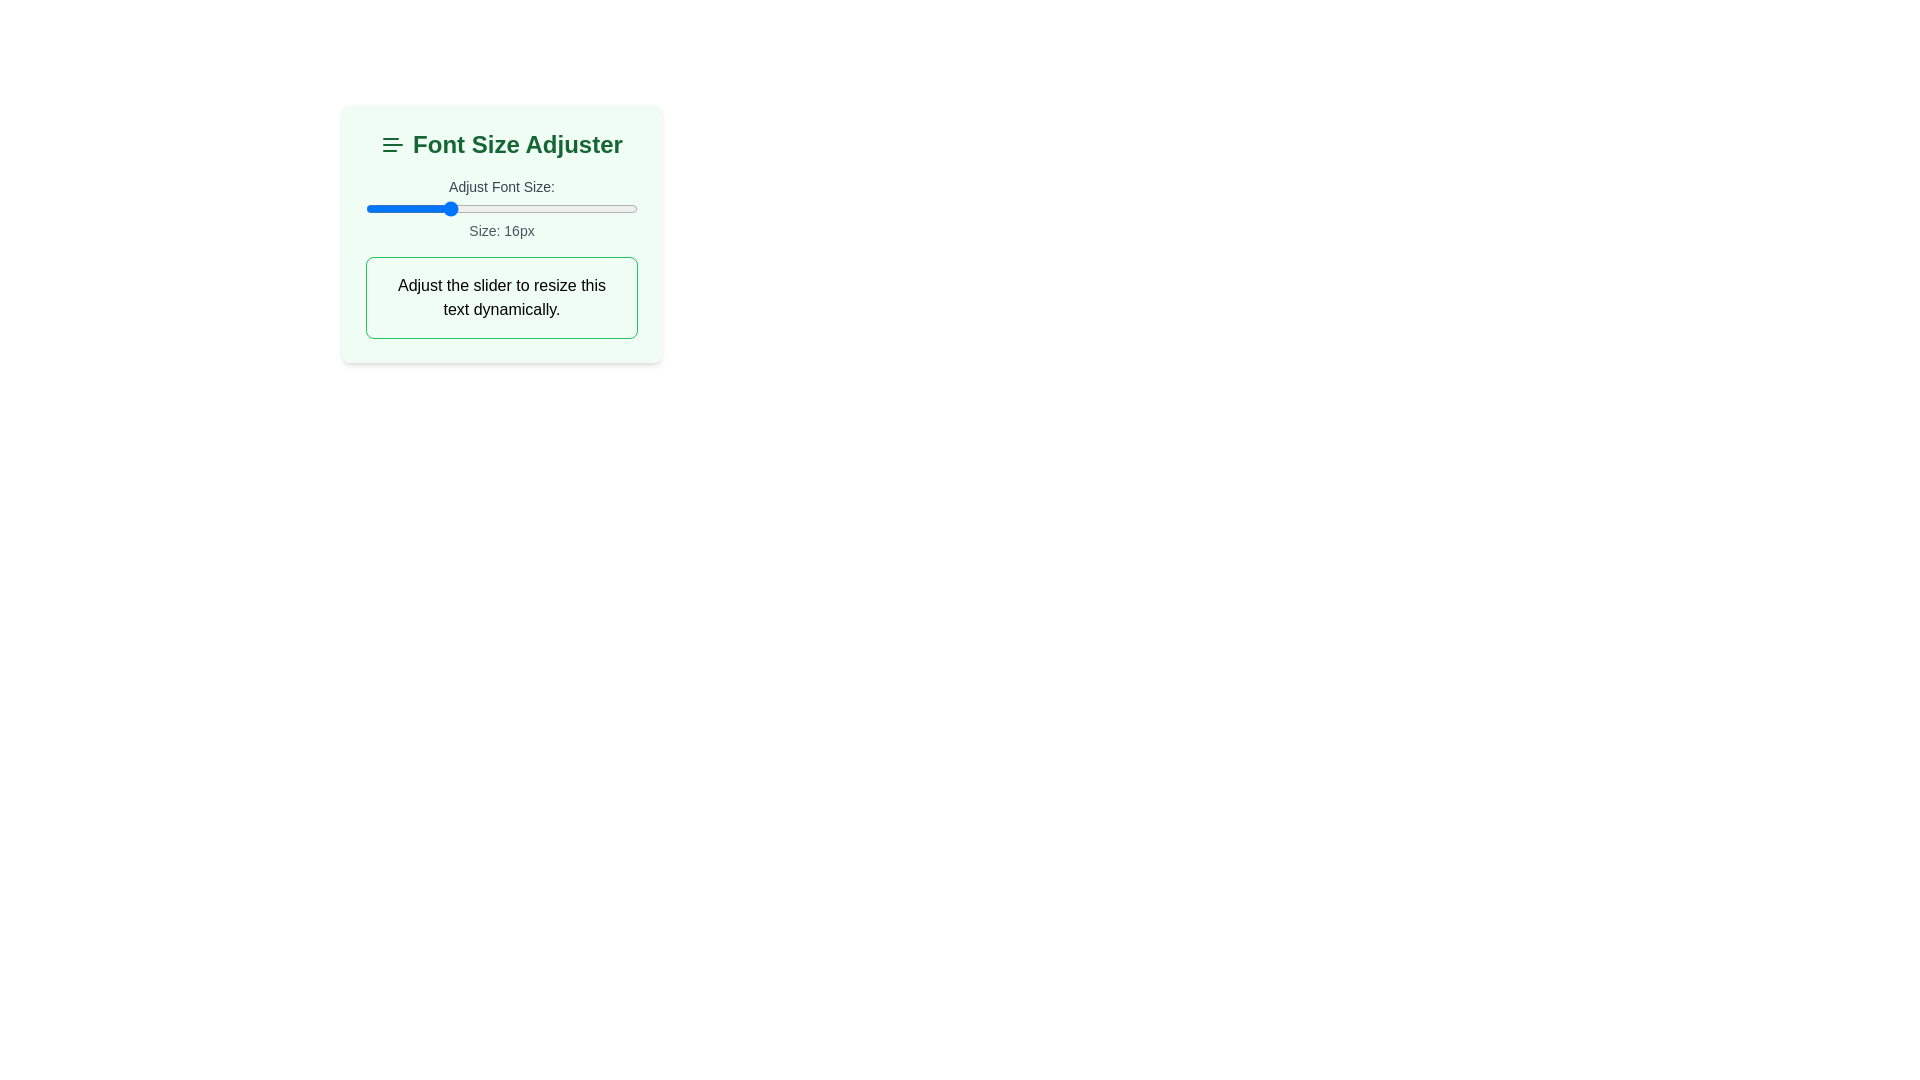 Image resolution: width=1920 pixels, height=1080 pixels. I want to click on the slider to set the font size to 25 px, so click(569, 208).